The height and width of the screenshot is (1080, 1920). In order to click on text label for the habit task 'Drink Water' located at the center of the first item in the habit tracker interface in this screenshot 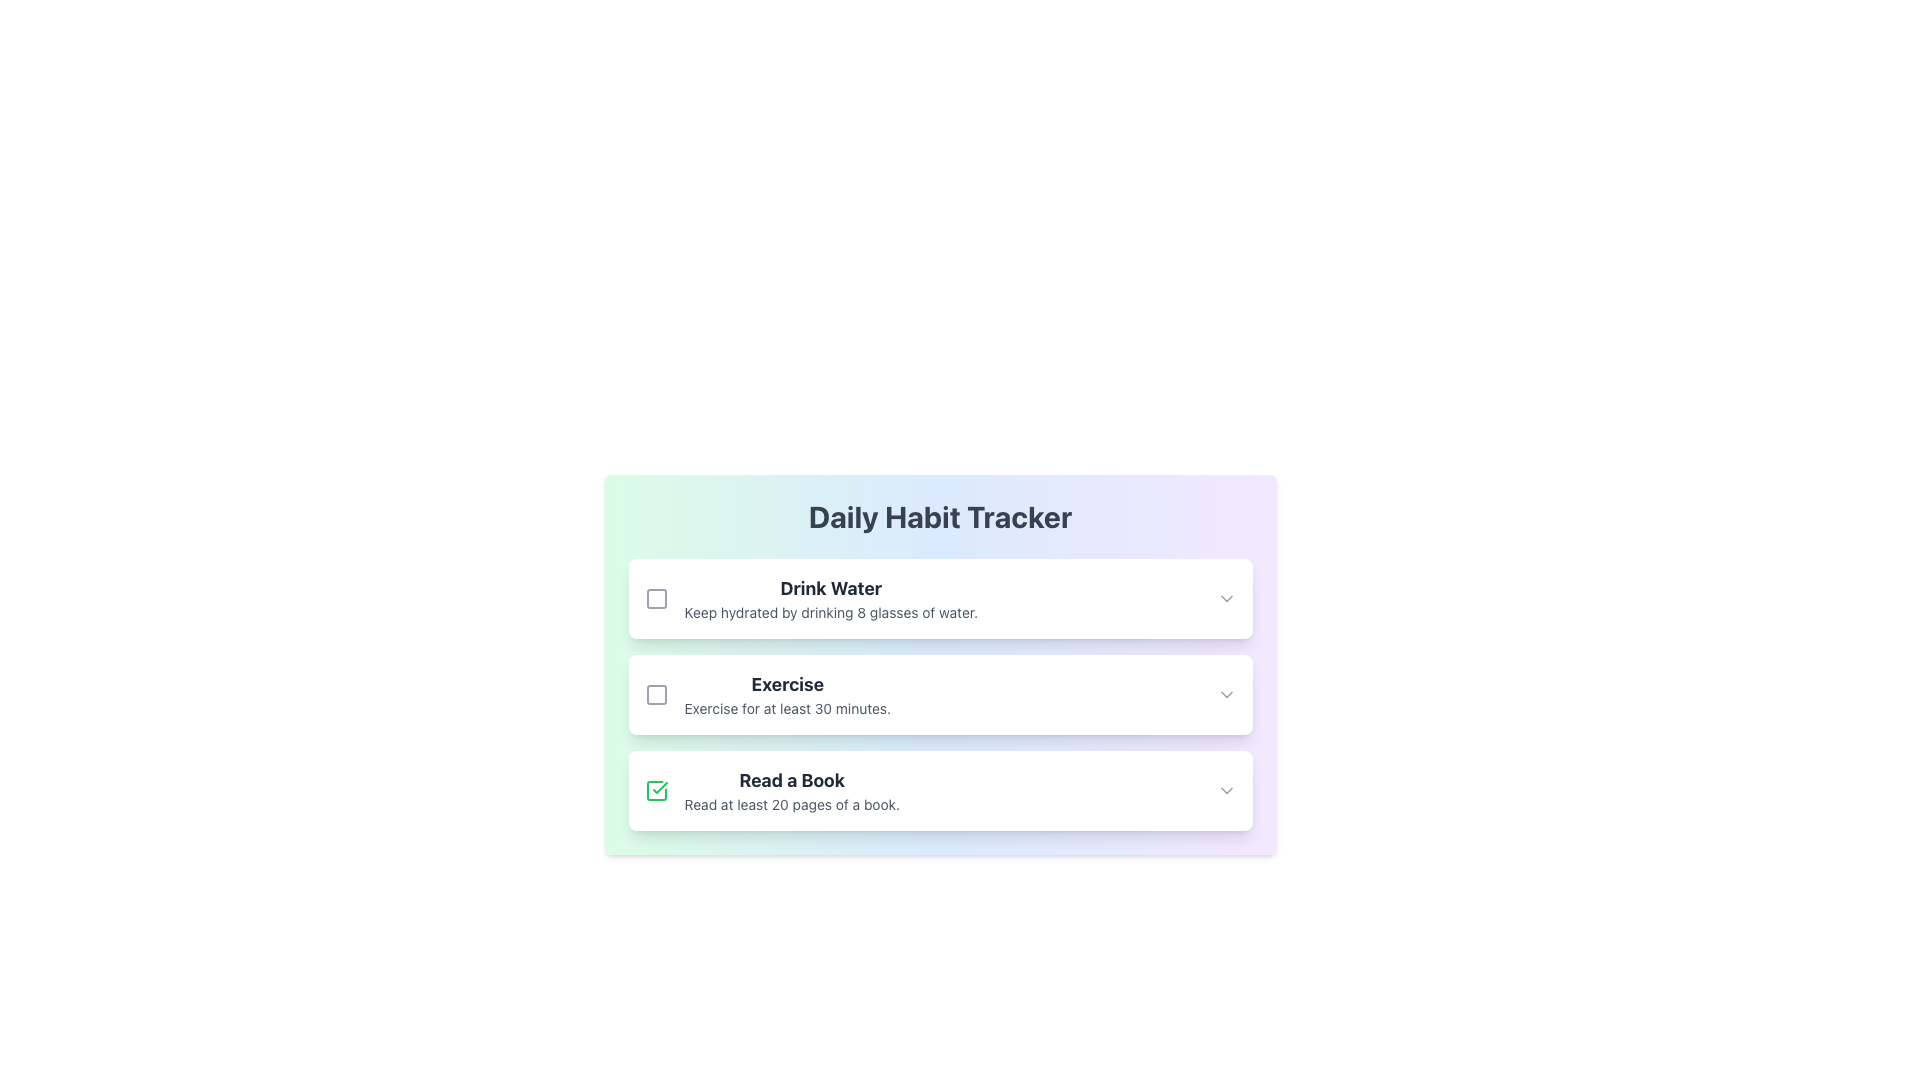, I will do `click(831, 588)`.